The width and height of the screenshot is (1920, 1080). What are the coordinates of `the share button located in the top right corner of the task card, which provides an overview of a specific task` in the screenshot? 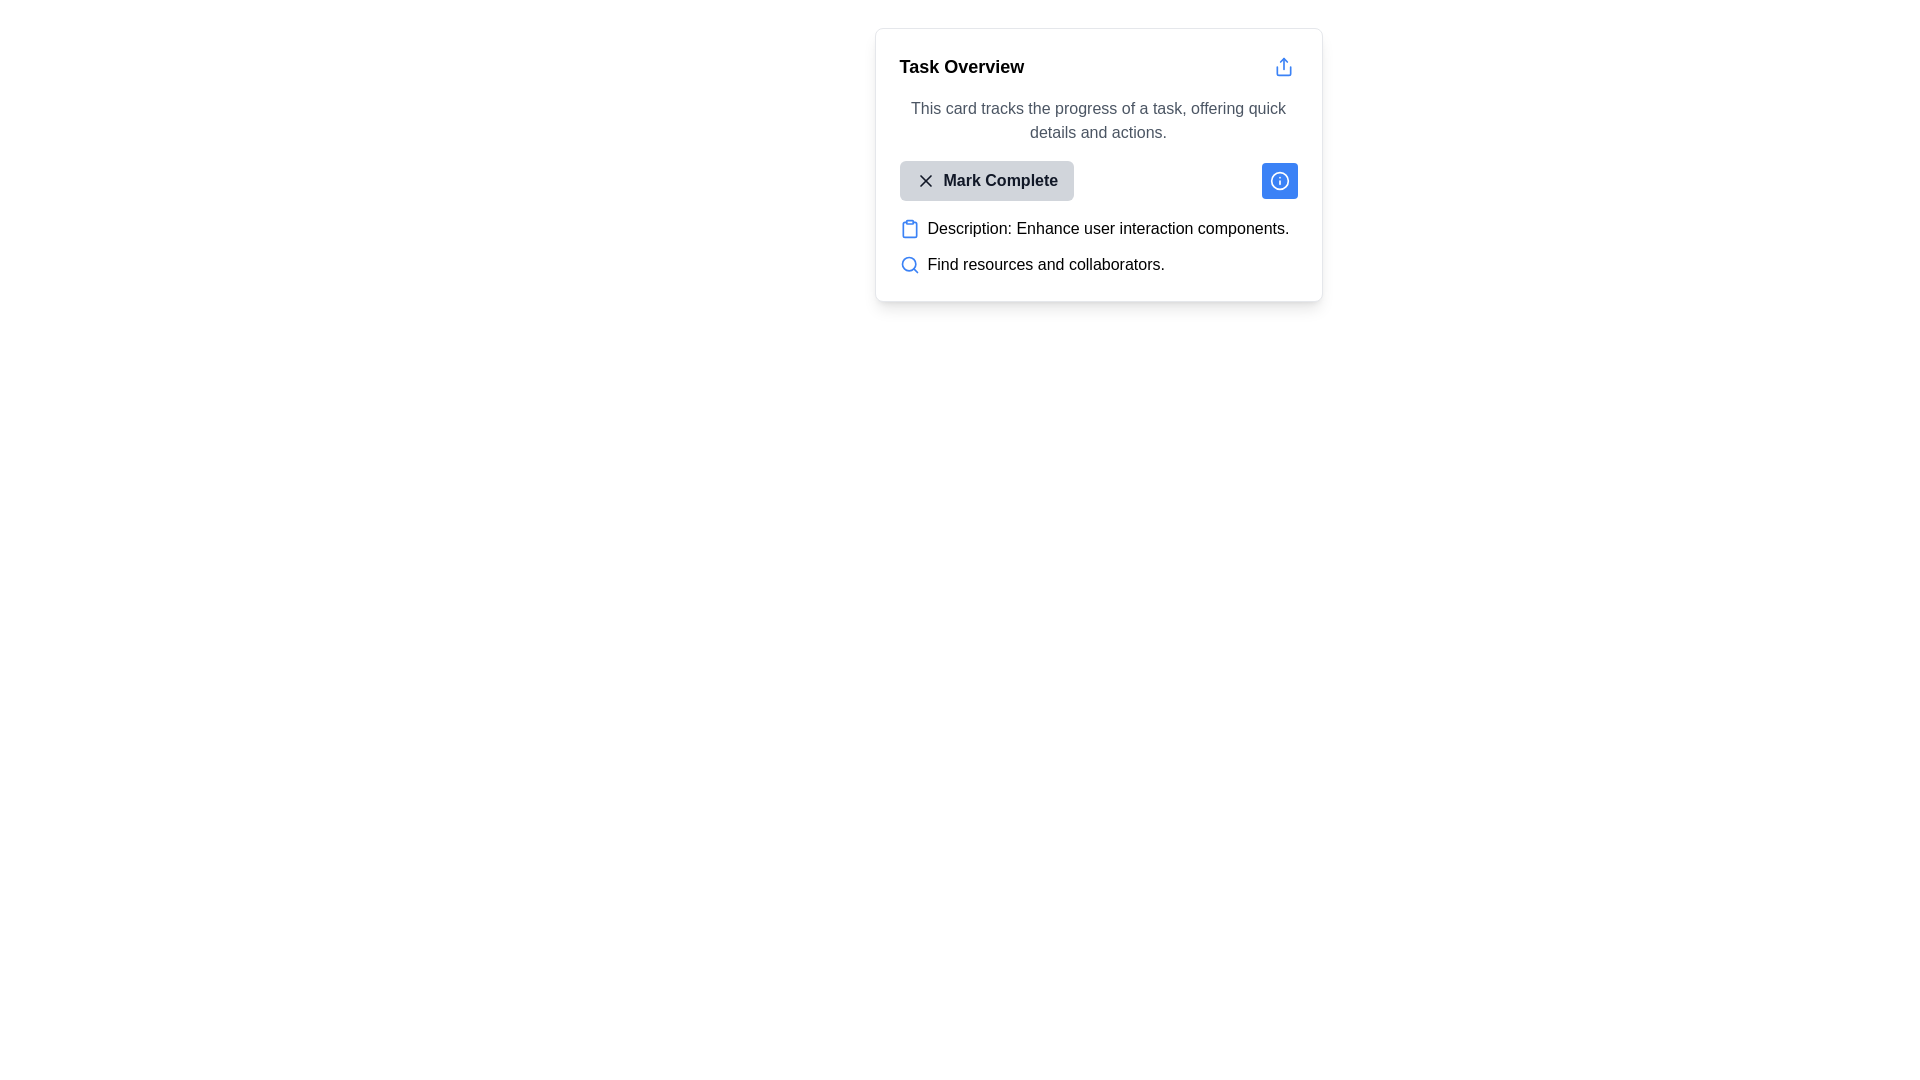 It's located at (1097, 164).